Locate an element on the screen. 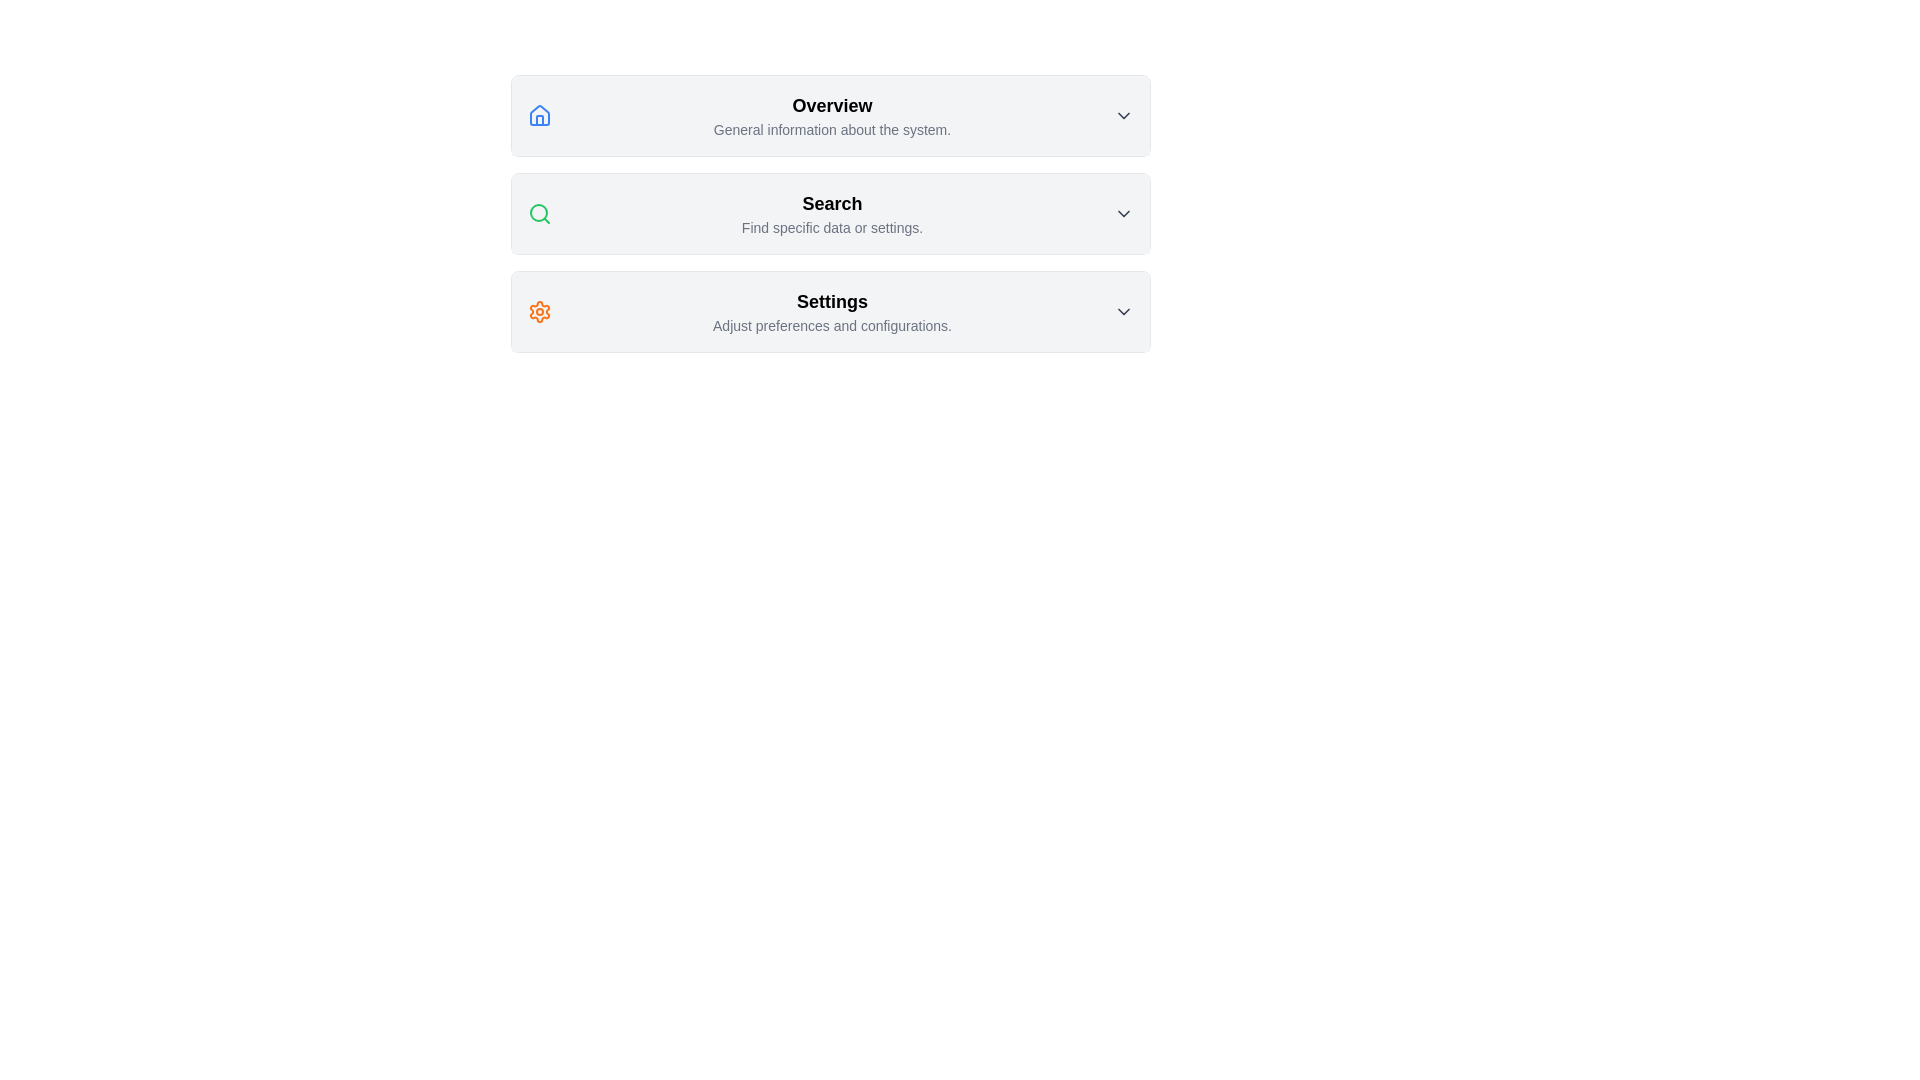 The height and width of the screenshot is (1080, 1920). the rectangular button labeled 'Search' with a light gray background and a green search icon to activate it is located at coordinates (830, 213).